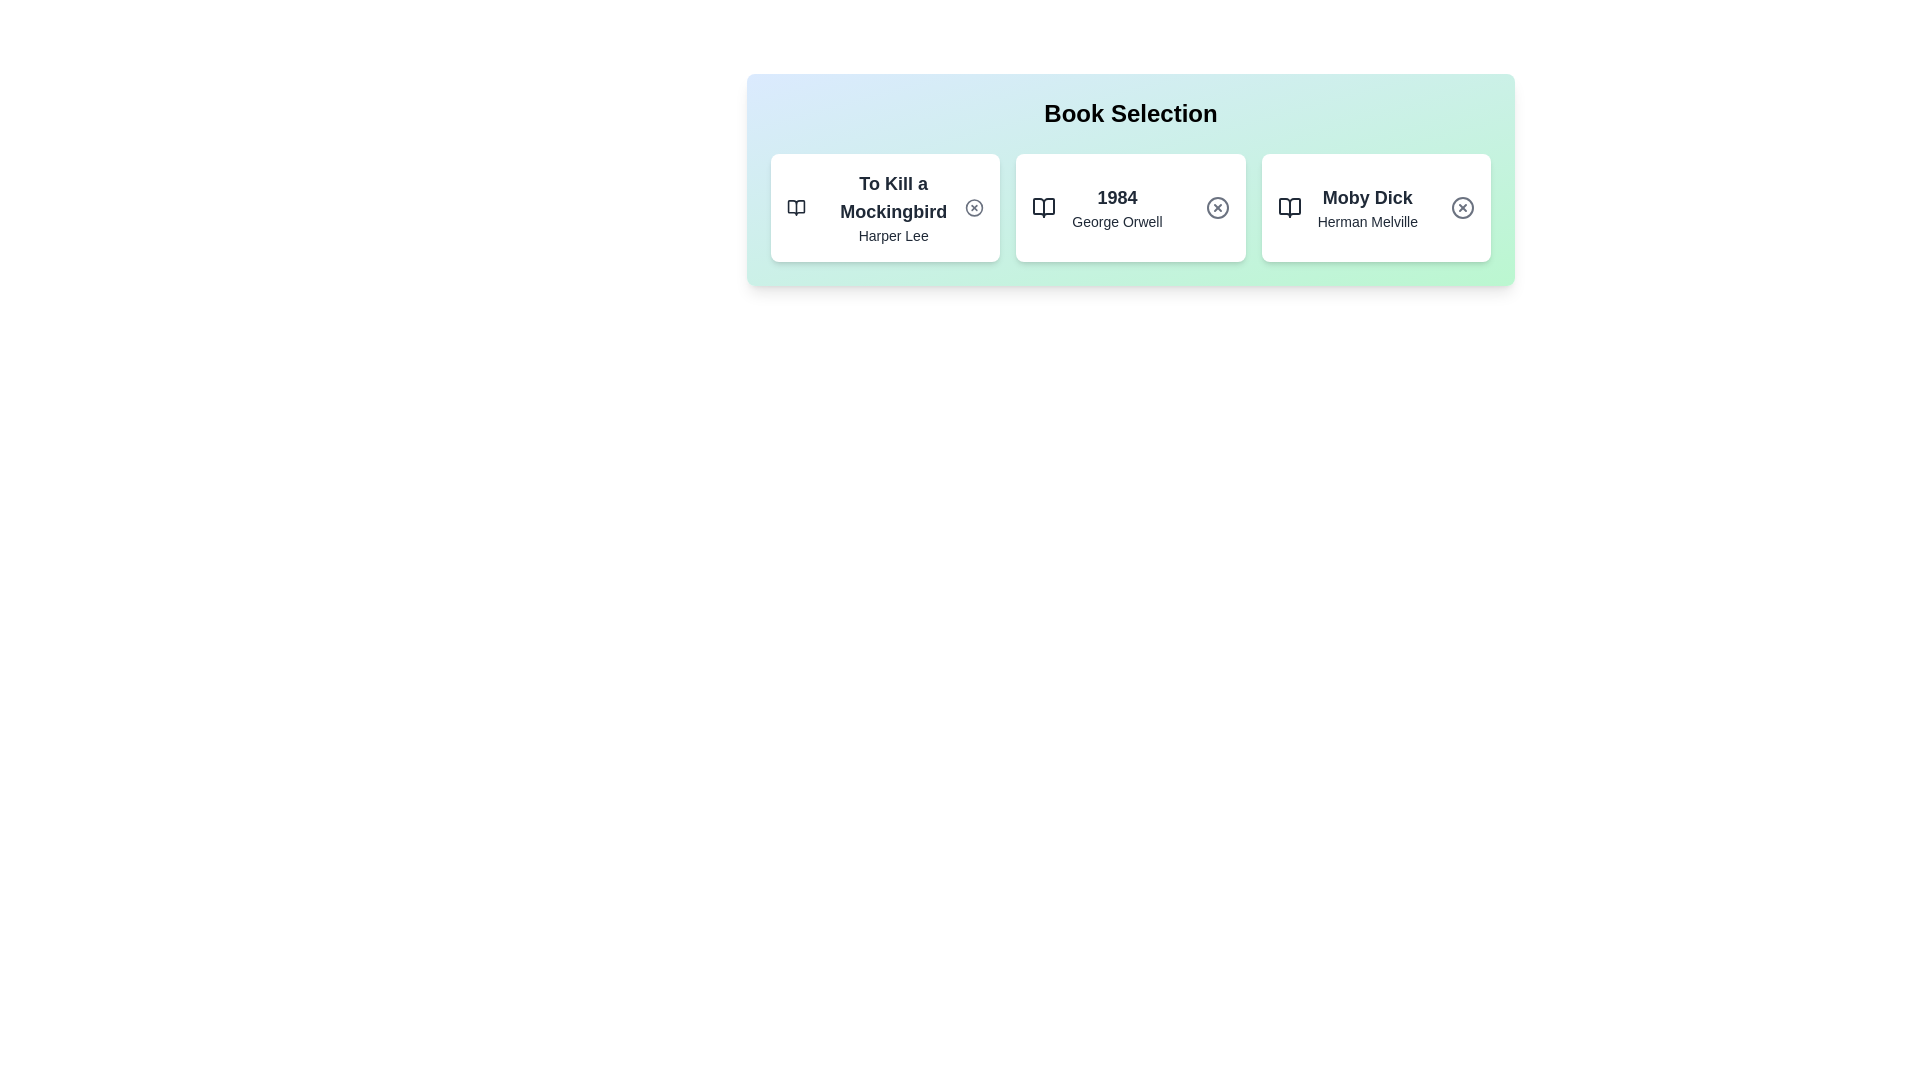 This screenshot has height=1080, width=1920. What do you see at coordinates (883, 208) in the screenshot?
I see `the book chip to inspect the book details` at bounding box center [883, 208].